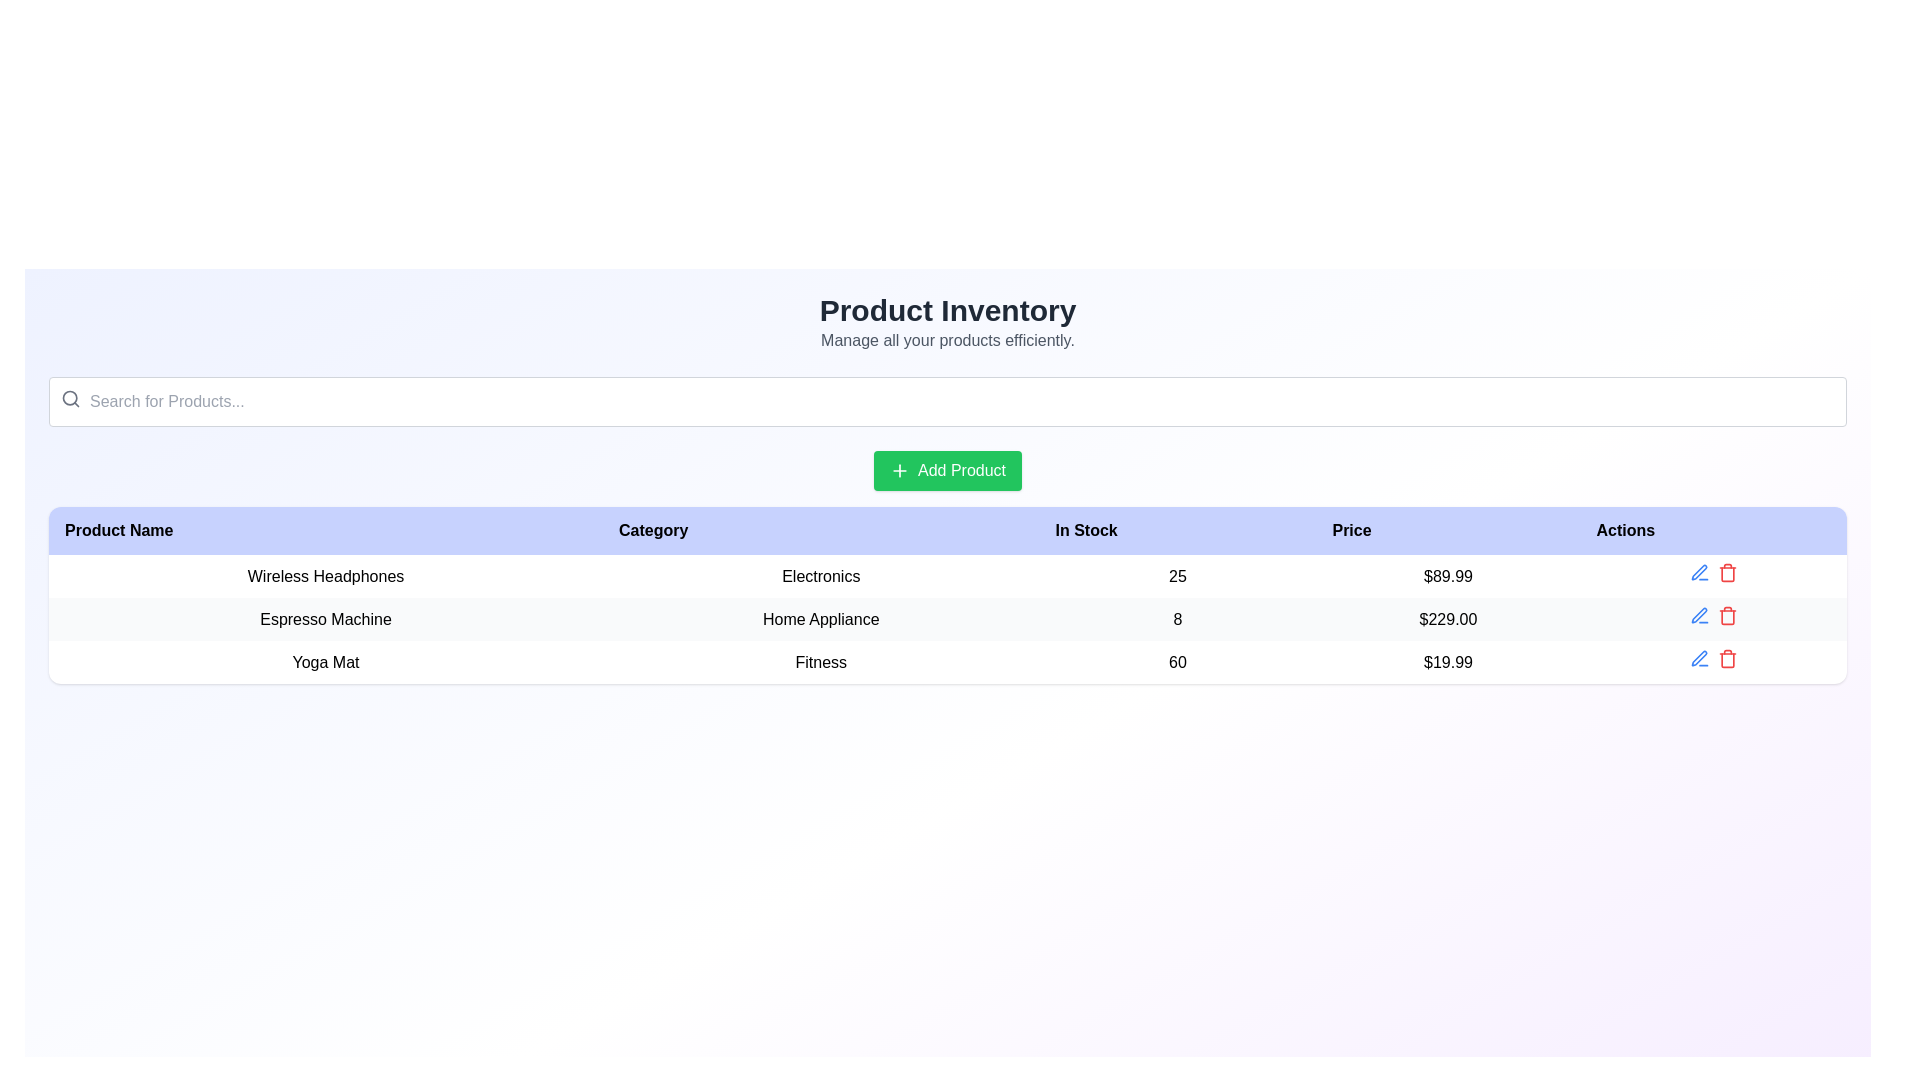 Image resolution: width=1920 pixels, height=1080 pixels. What do you see at coordinates (1726, 615) in the screenshot?
I see `the delete button located in the 'Actions' column of the second row in the table` at bounding box center [1726, 615].